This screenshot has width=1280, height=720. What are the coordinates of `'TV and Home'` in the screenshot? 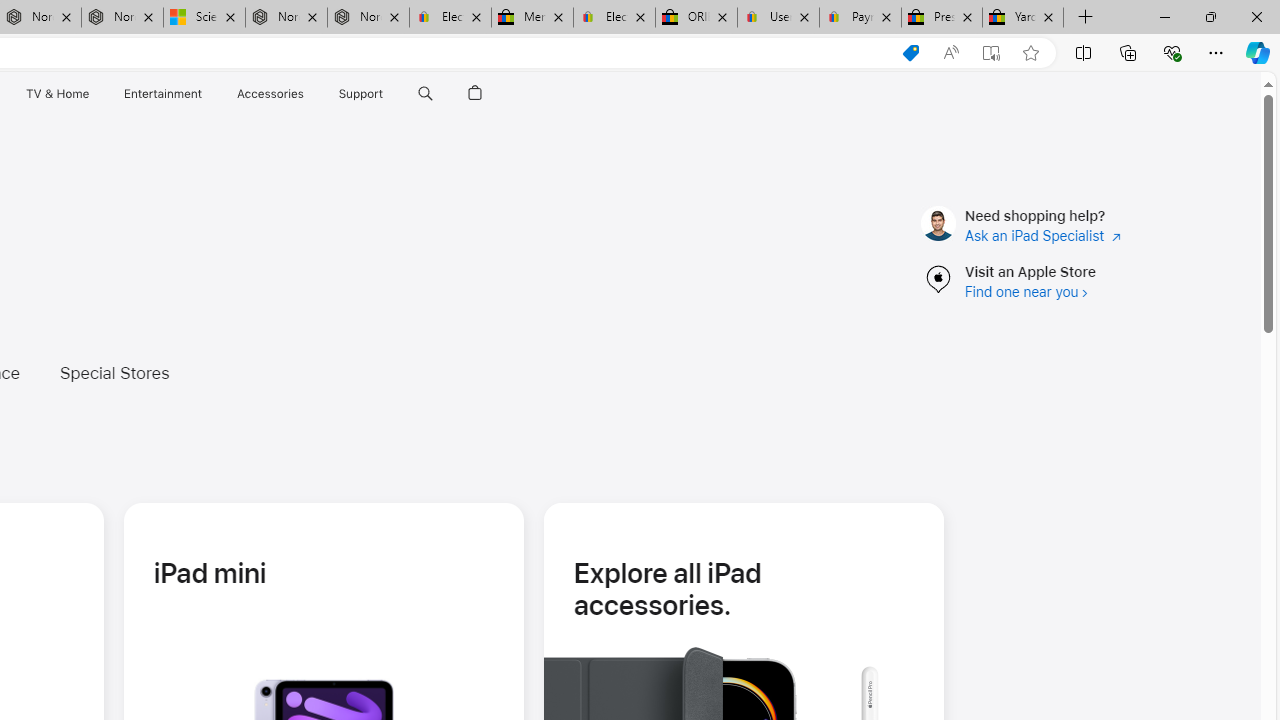 It's located at (56, 93).